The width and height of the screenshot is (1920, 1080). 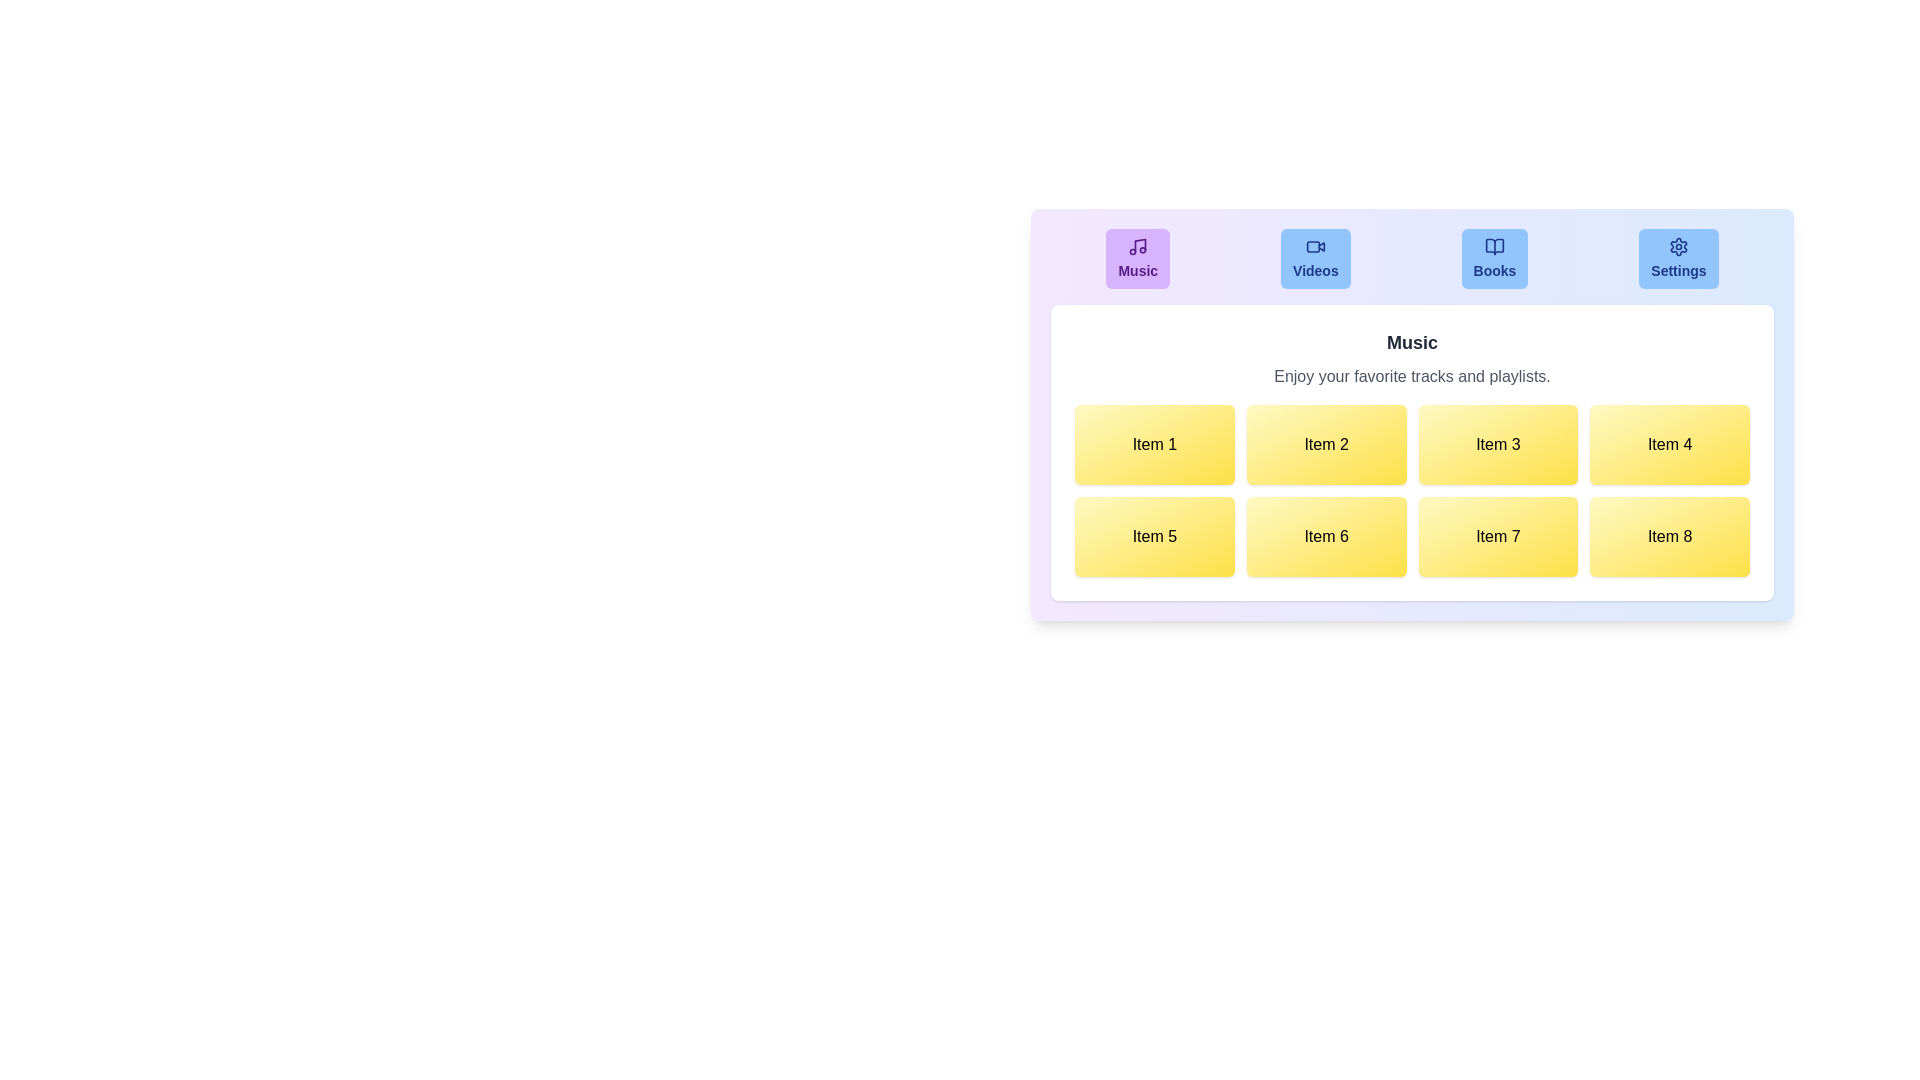 I want to click on the tab labeled Books, so click(x=1495, y=257).